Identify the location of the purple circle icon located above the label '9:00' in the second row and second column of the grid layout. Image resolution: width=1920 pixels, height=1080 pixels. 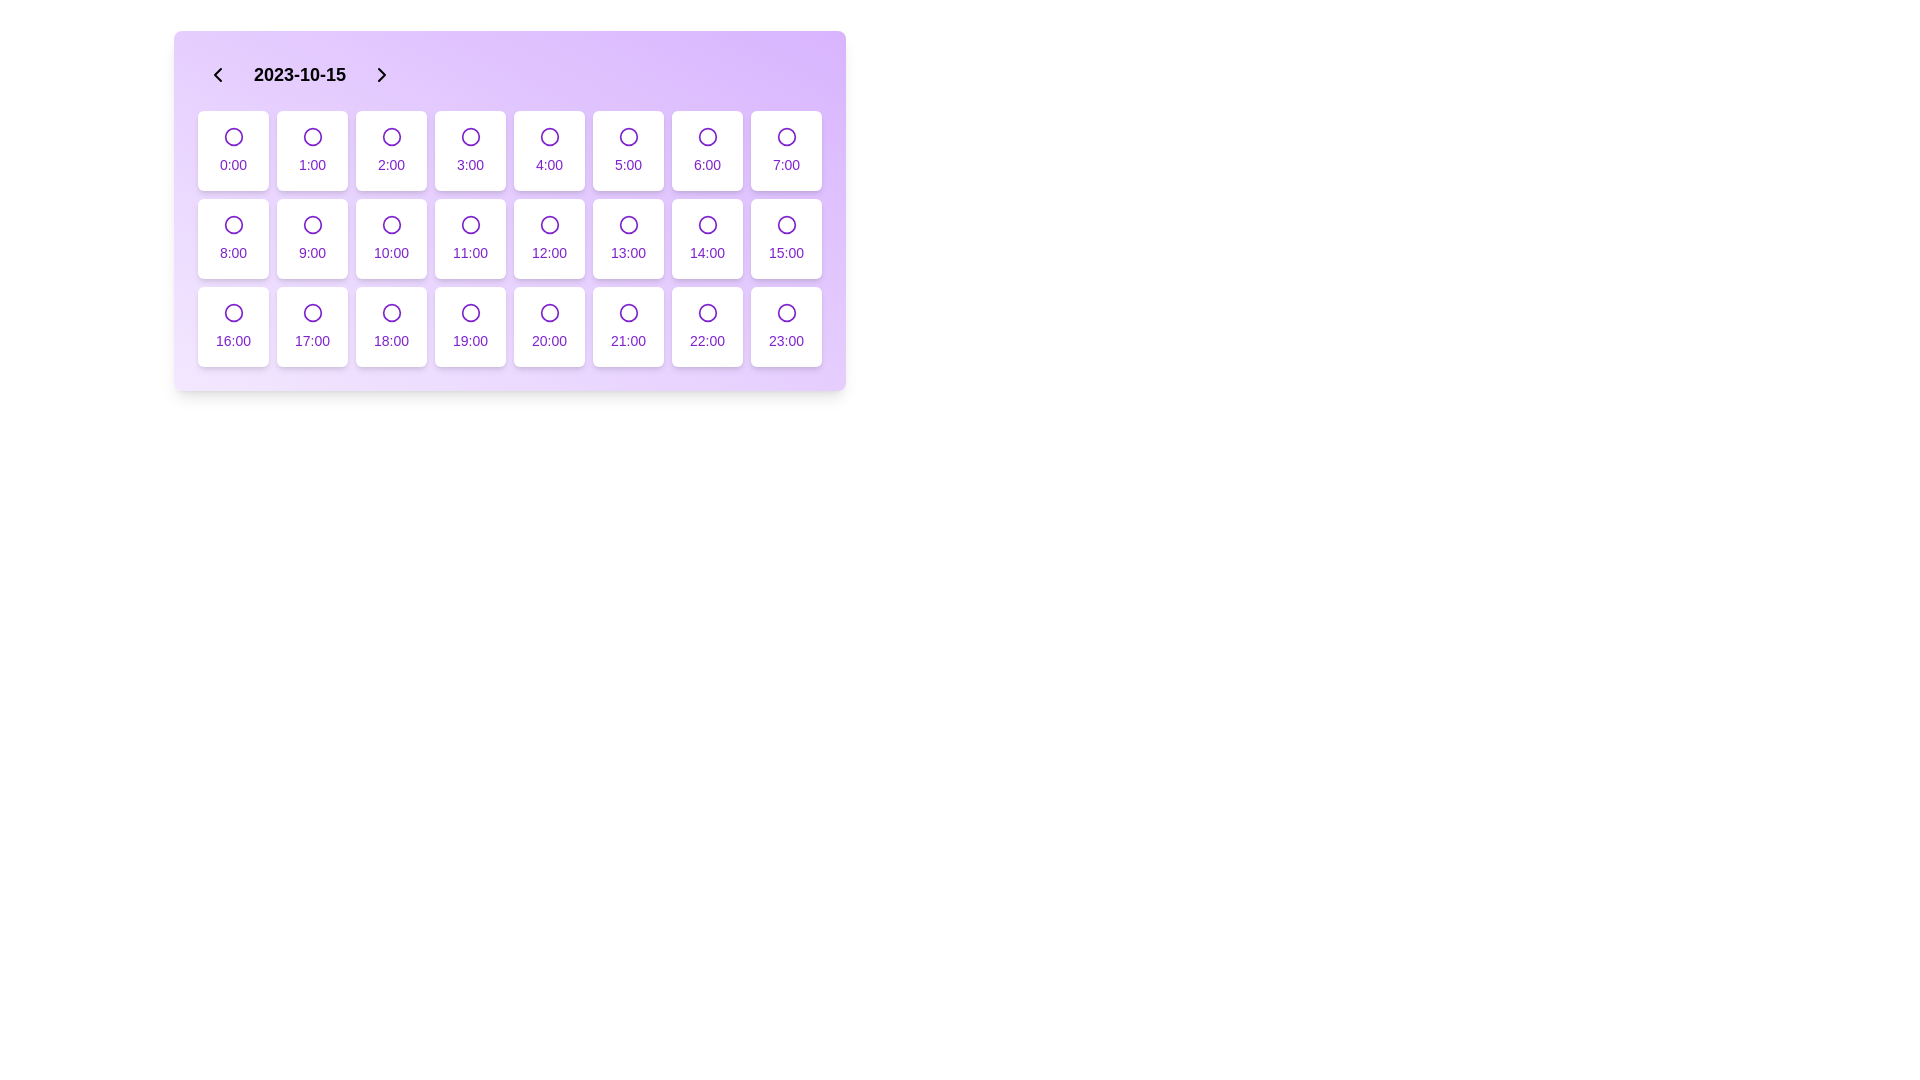
(311, 224).